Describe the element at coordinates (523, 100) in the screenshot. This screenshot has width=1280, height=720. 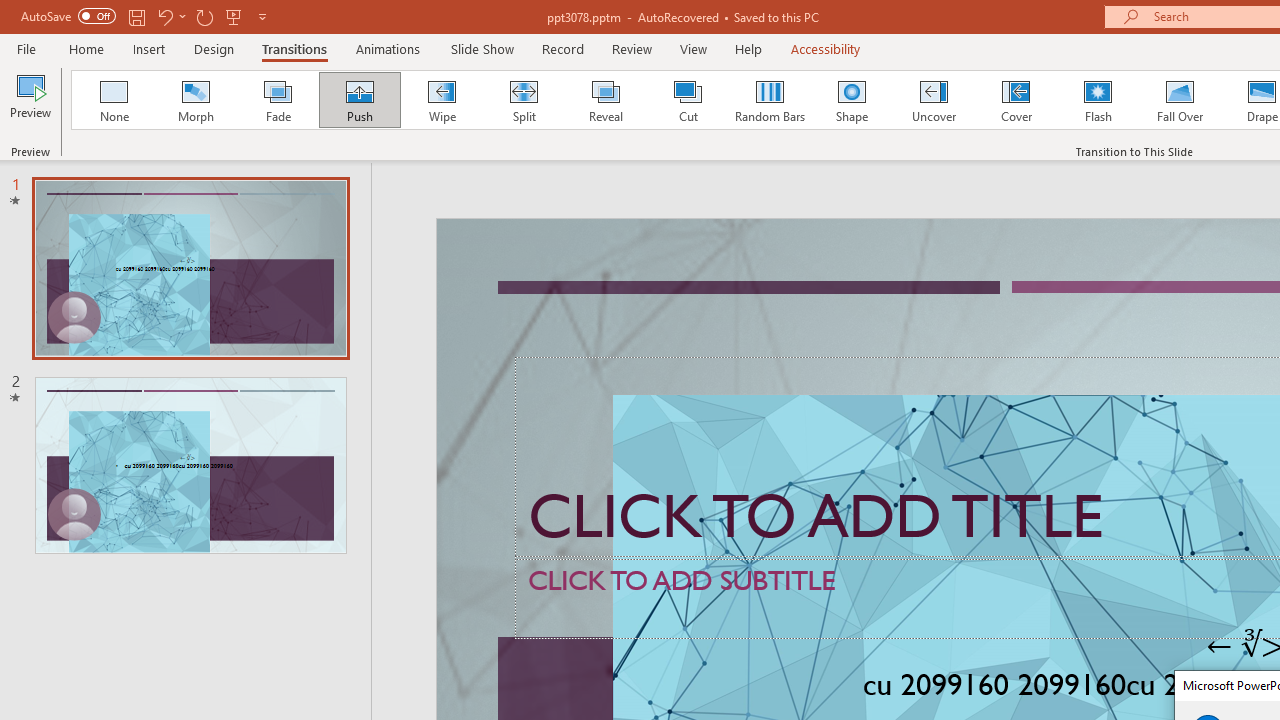
I see `'Split'` at that location.